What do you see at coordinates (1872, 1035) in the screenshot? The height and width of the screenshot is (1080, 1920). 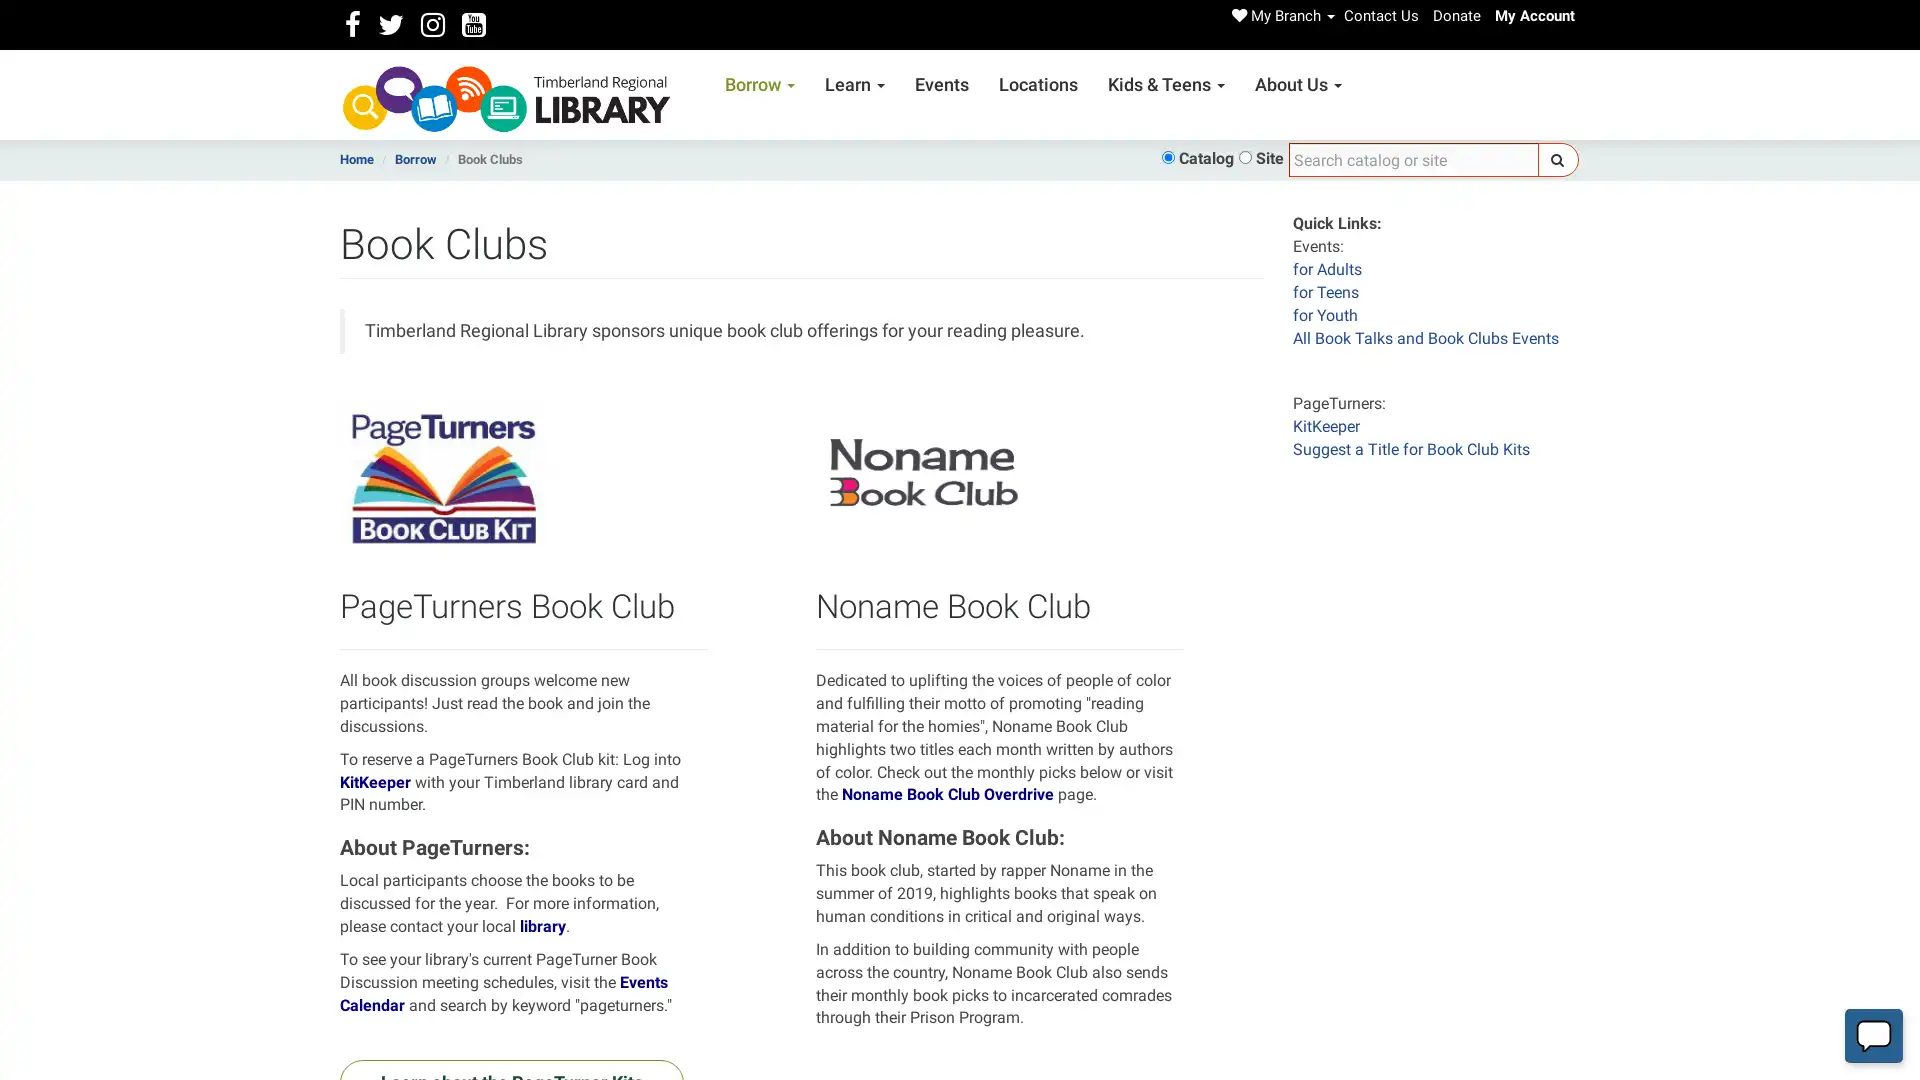 I see `Start chat` at bounding box center [1872, 1035].